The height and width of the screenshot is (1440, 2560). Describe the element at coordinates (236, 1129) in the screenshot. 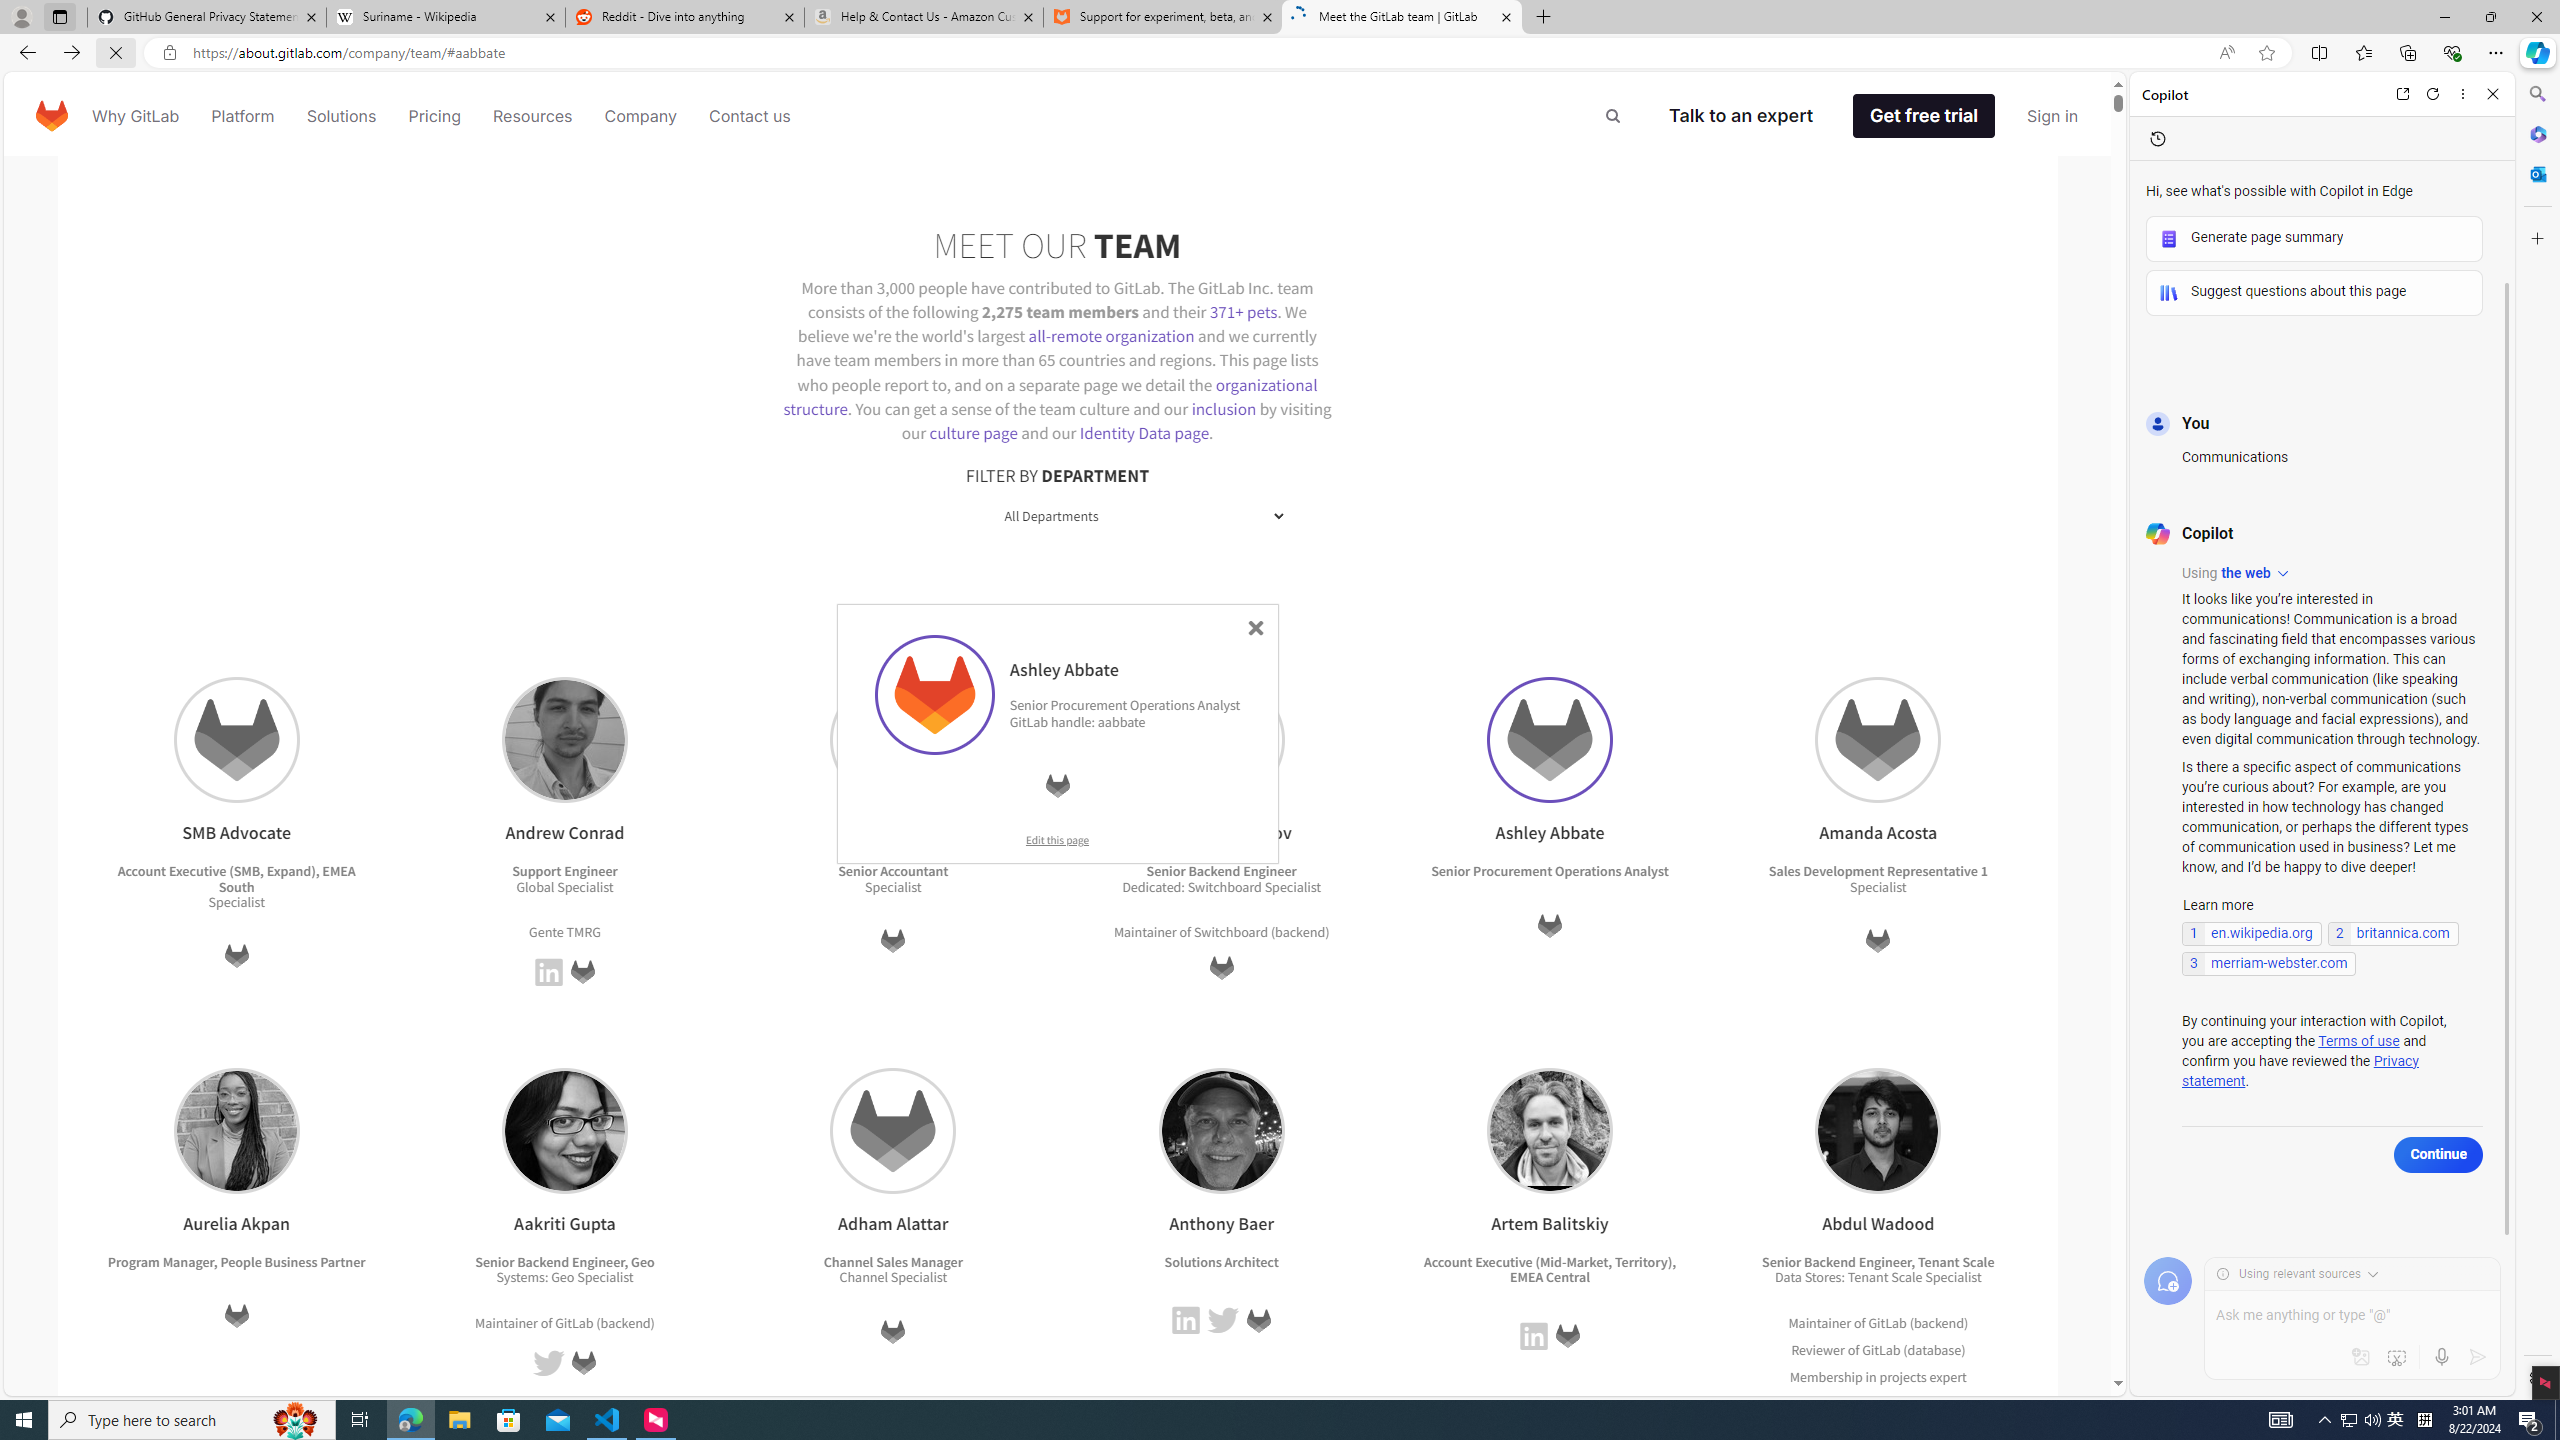

I see `'Aurelia Akpan'` at that location.